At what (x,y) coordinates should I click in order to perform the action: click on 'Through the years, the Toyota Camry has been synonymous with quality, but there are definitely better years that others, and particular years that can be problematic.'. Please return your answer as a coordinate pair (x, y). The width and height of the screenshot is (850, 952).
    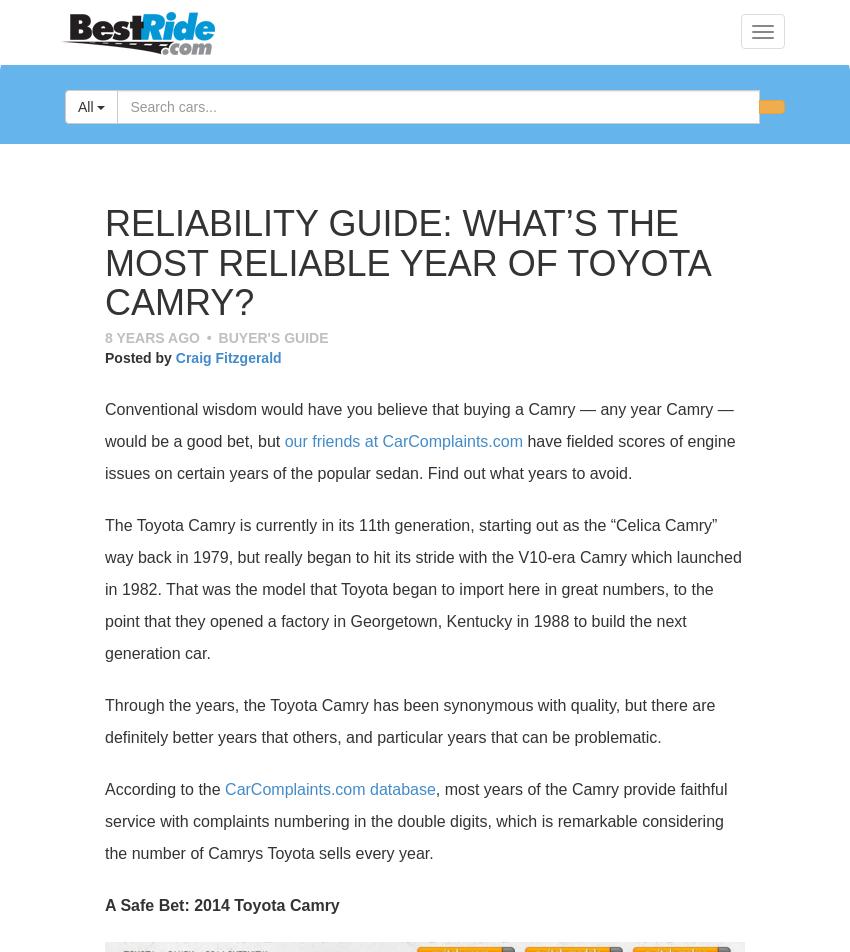
    Looking at the image, I should click on (103, 720).